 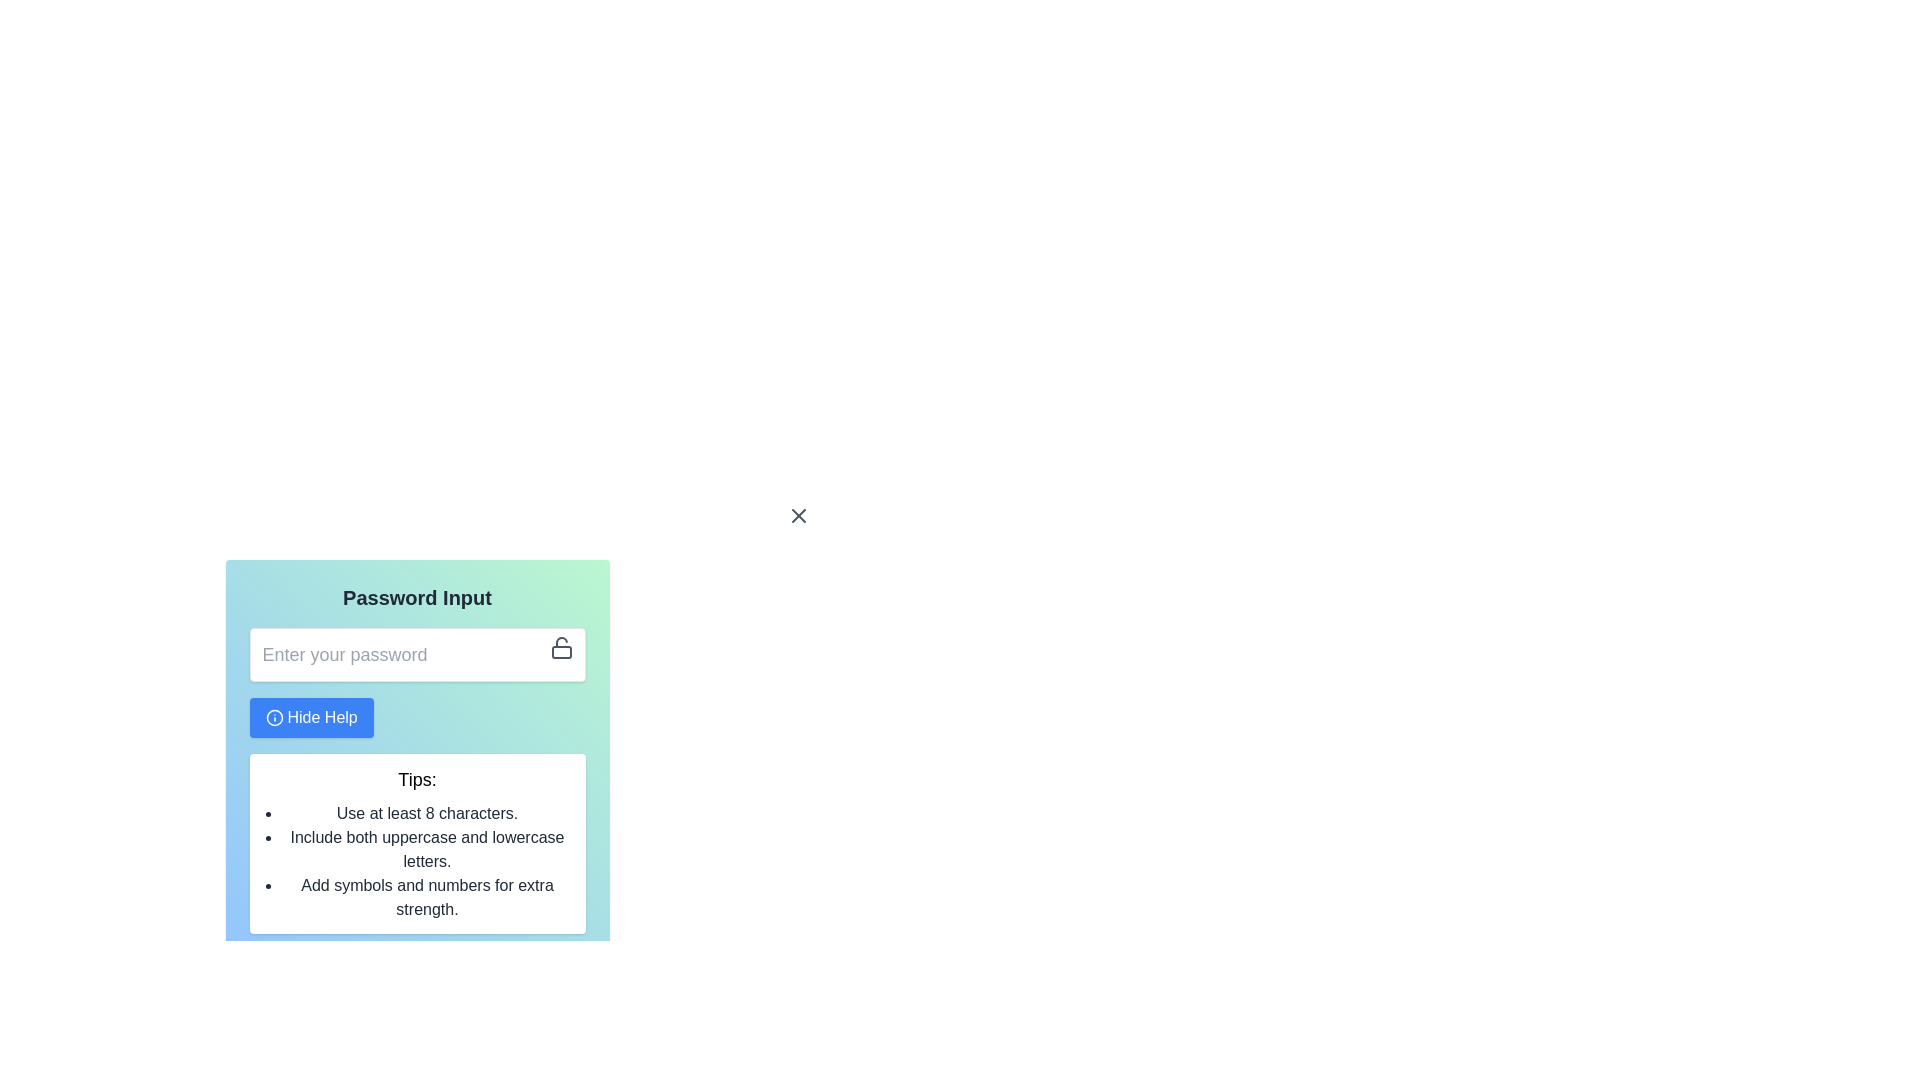 I want to click on the password input field of the Password Input Interface, so click(x=416, y=717).